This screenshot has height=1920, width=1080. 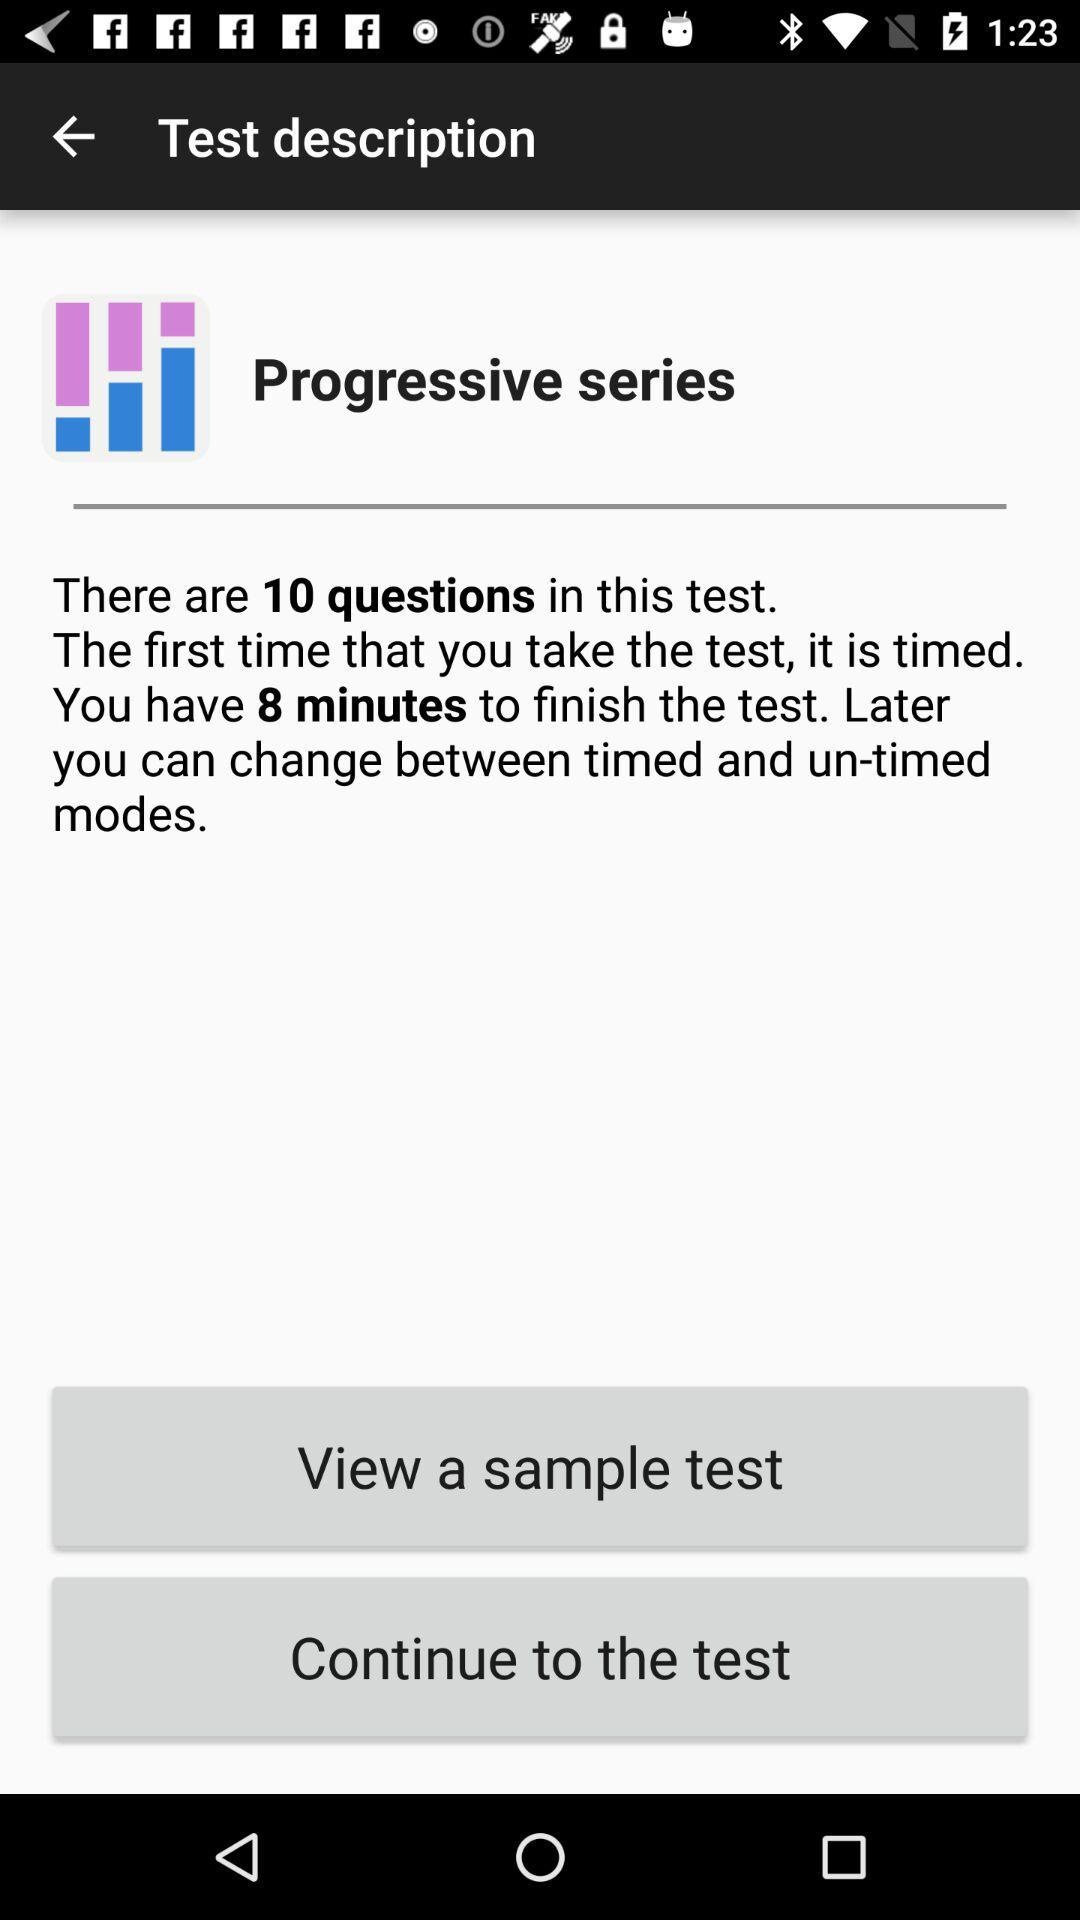 What do you see at coordinates (540, 961) in the screenshot?
I see `the there are 10` at bounding box center [540, 961].